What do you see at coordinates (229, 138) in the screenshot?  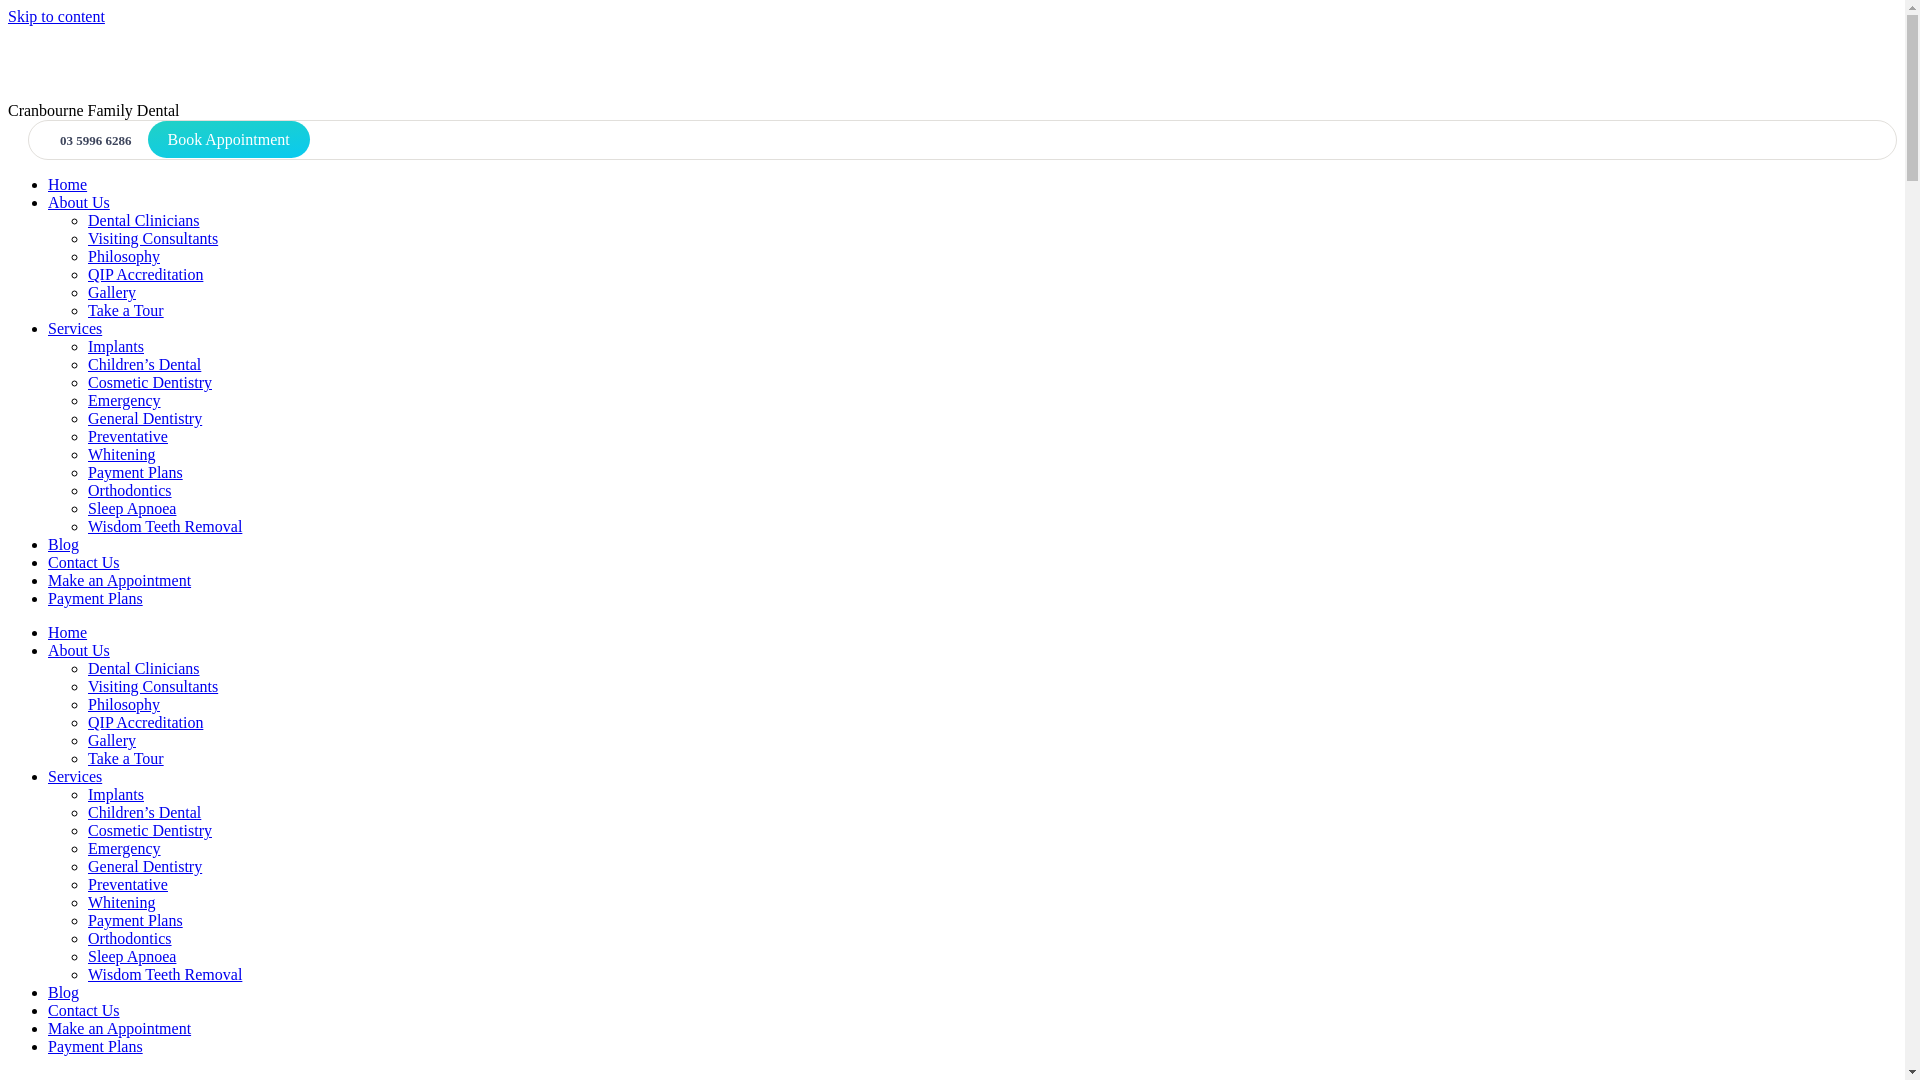 I see `'Book Appointment'` at bounding box center [229, 138].